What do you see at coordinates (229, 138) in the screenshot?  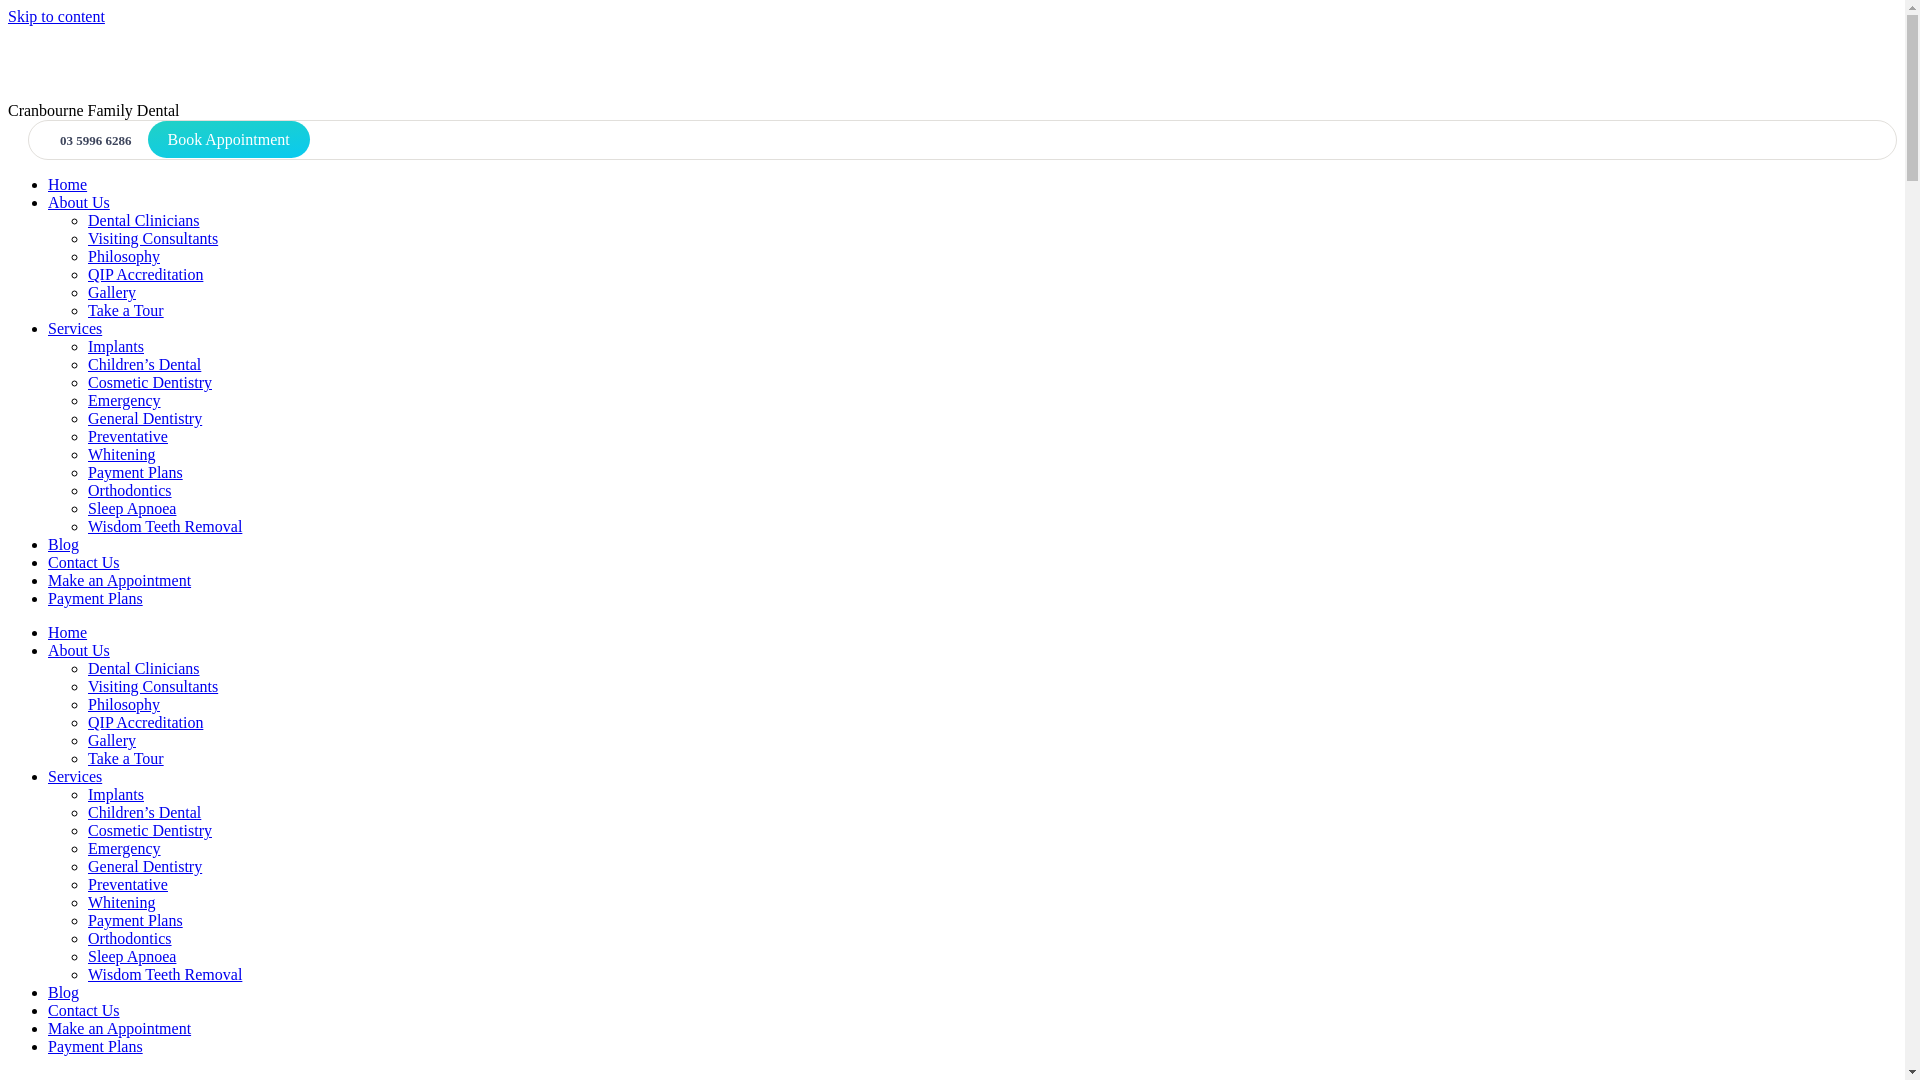 I see `'Book Appointment'` at bounding box center [229, 138].